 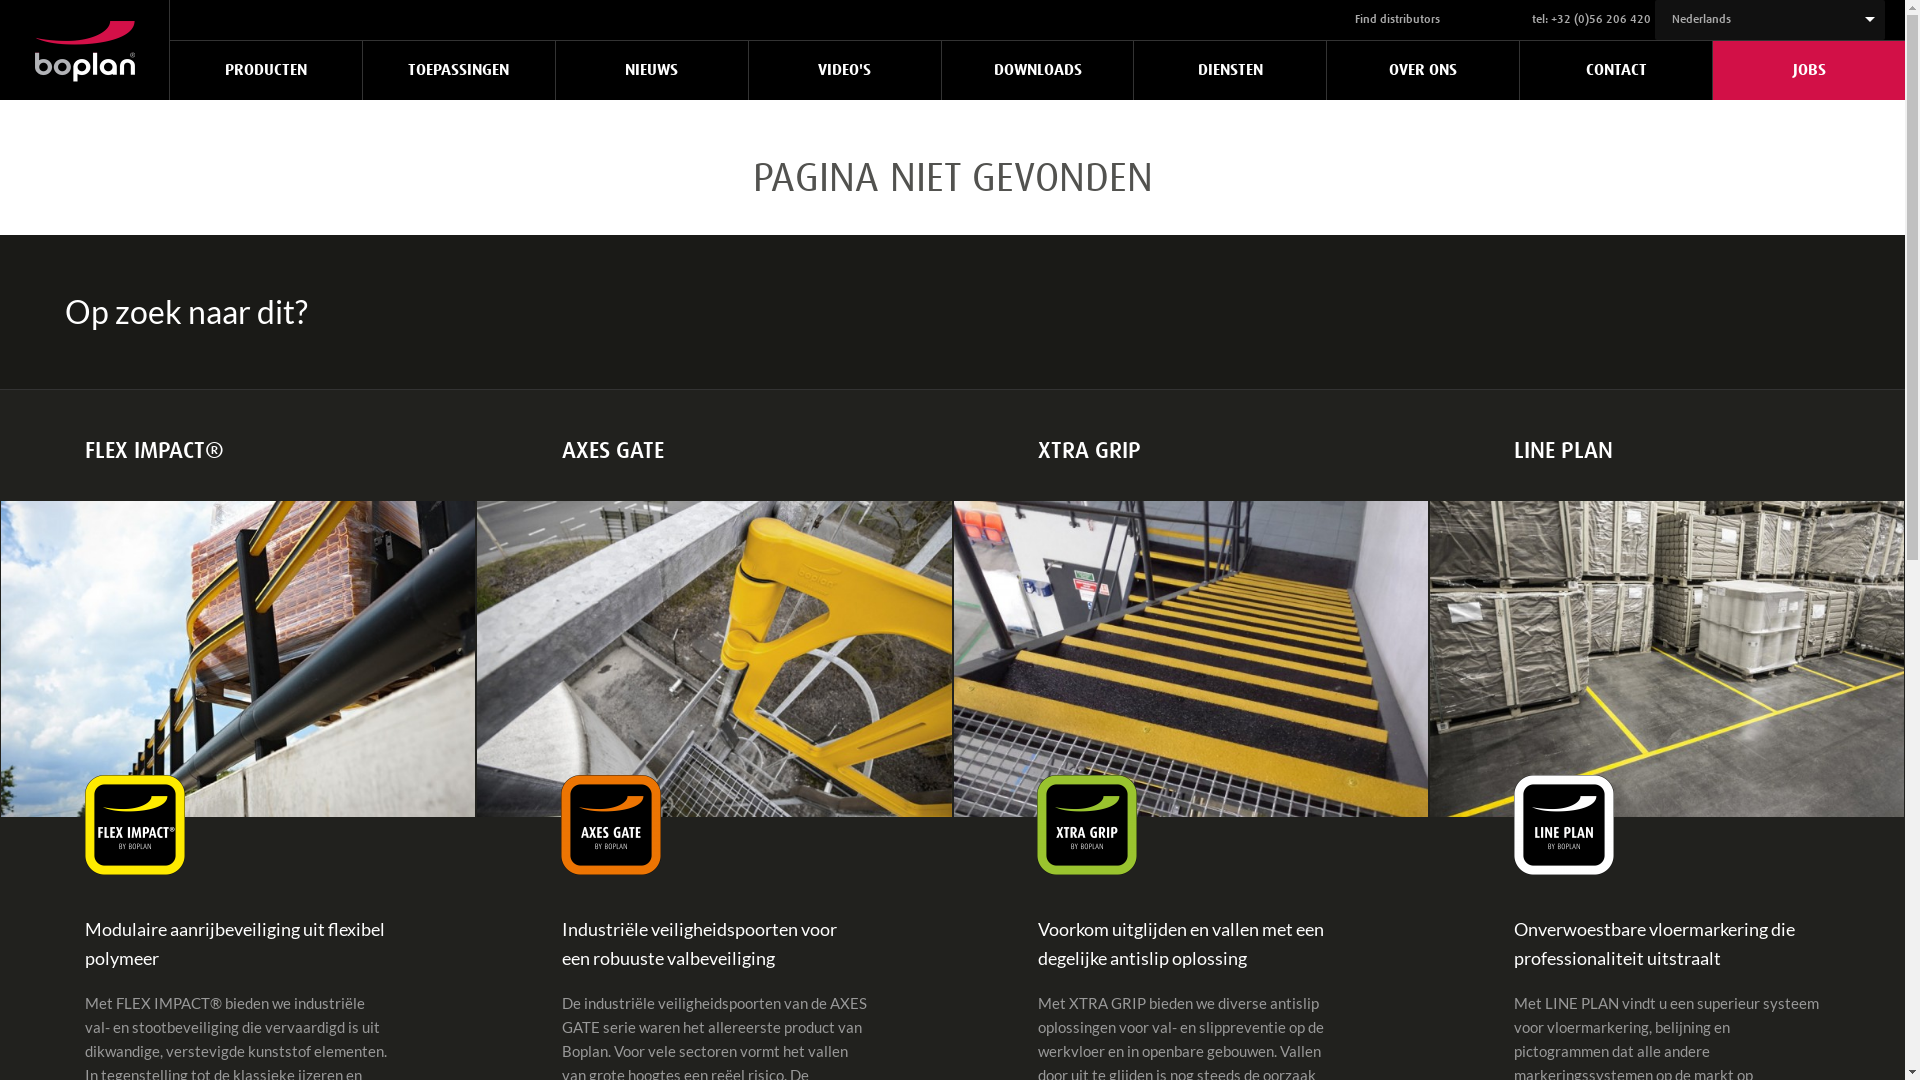 I want to click on 'DIENSTEN', so click(x=1228, y=69).